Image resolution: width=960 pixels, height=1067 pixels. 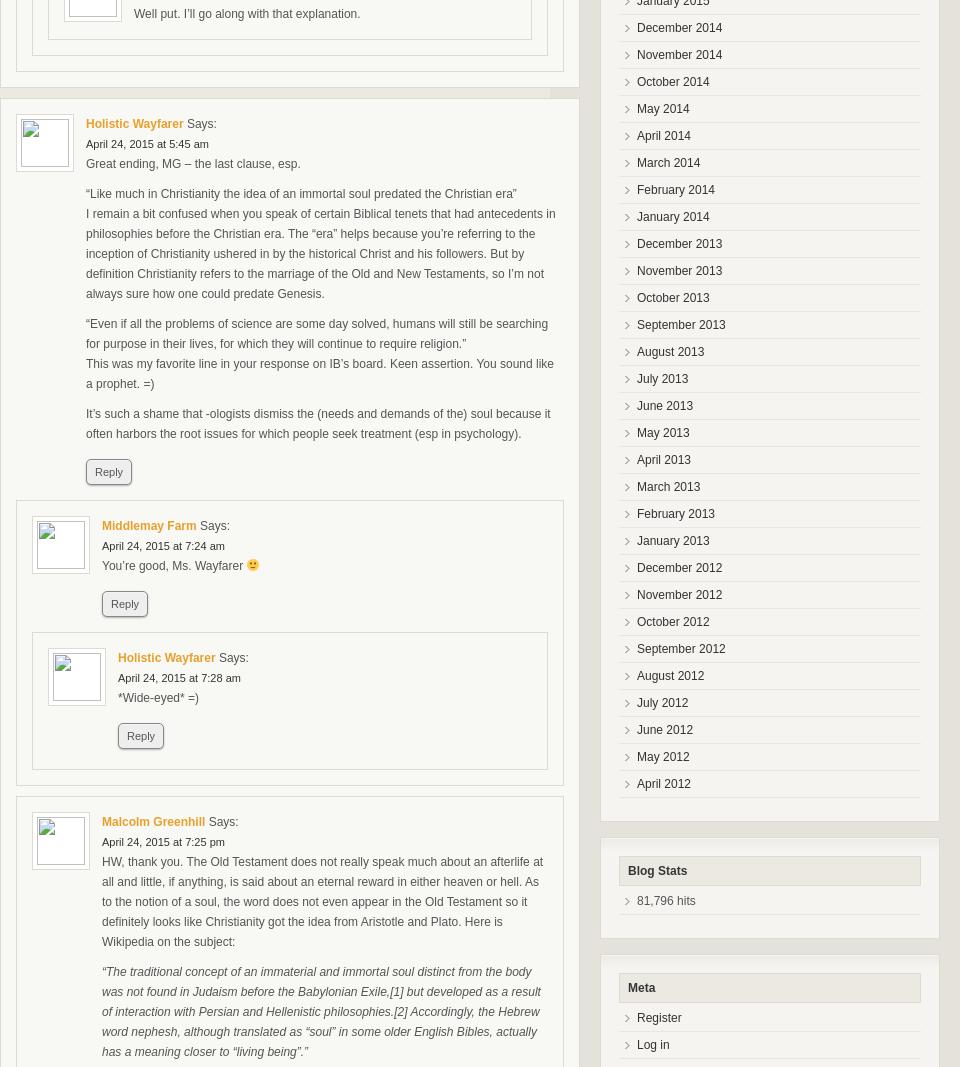 What do you see at coordinates (676, 512) in the screenshot?
I see `'February 2013'` at bounding box center [676, 512].